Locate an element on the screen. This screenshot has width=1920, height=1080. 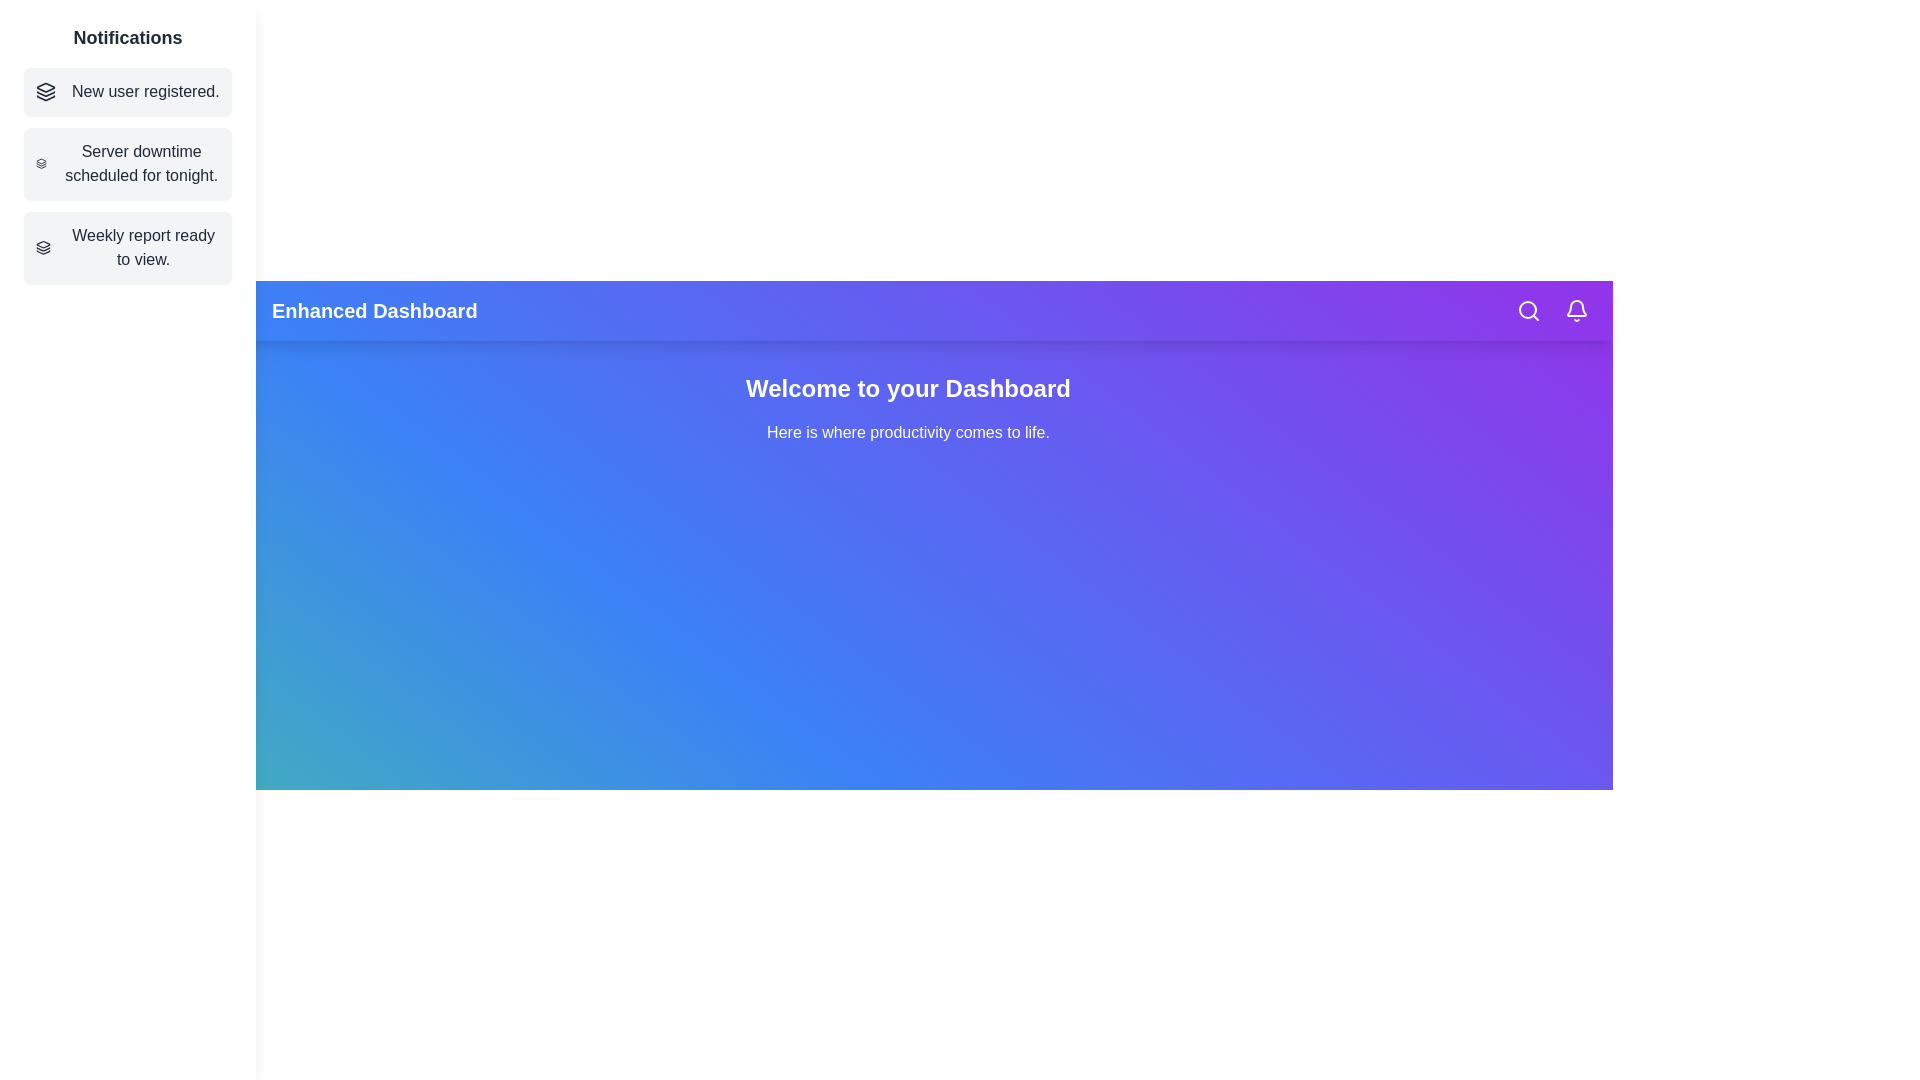
the notification labeled 'Server downtime scheduled for tonight.' in the sidebar is located at coordinates (127, 163).